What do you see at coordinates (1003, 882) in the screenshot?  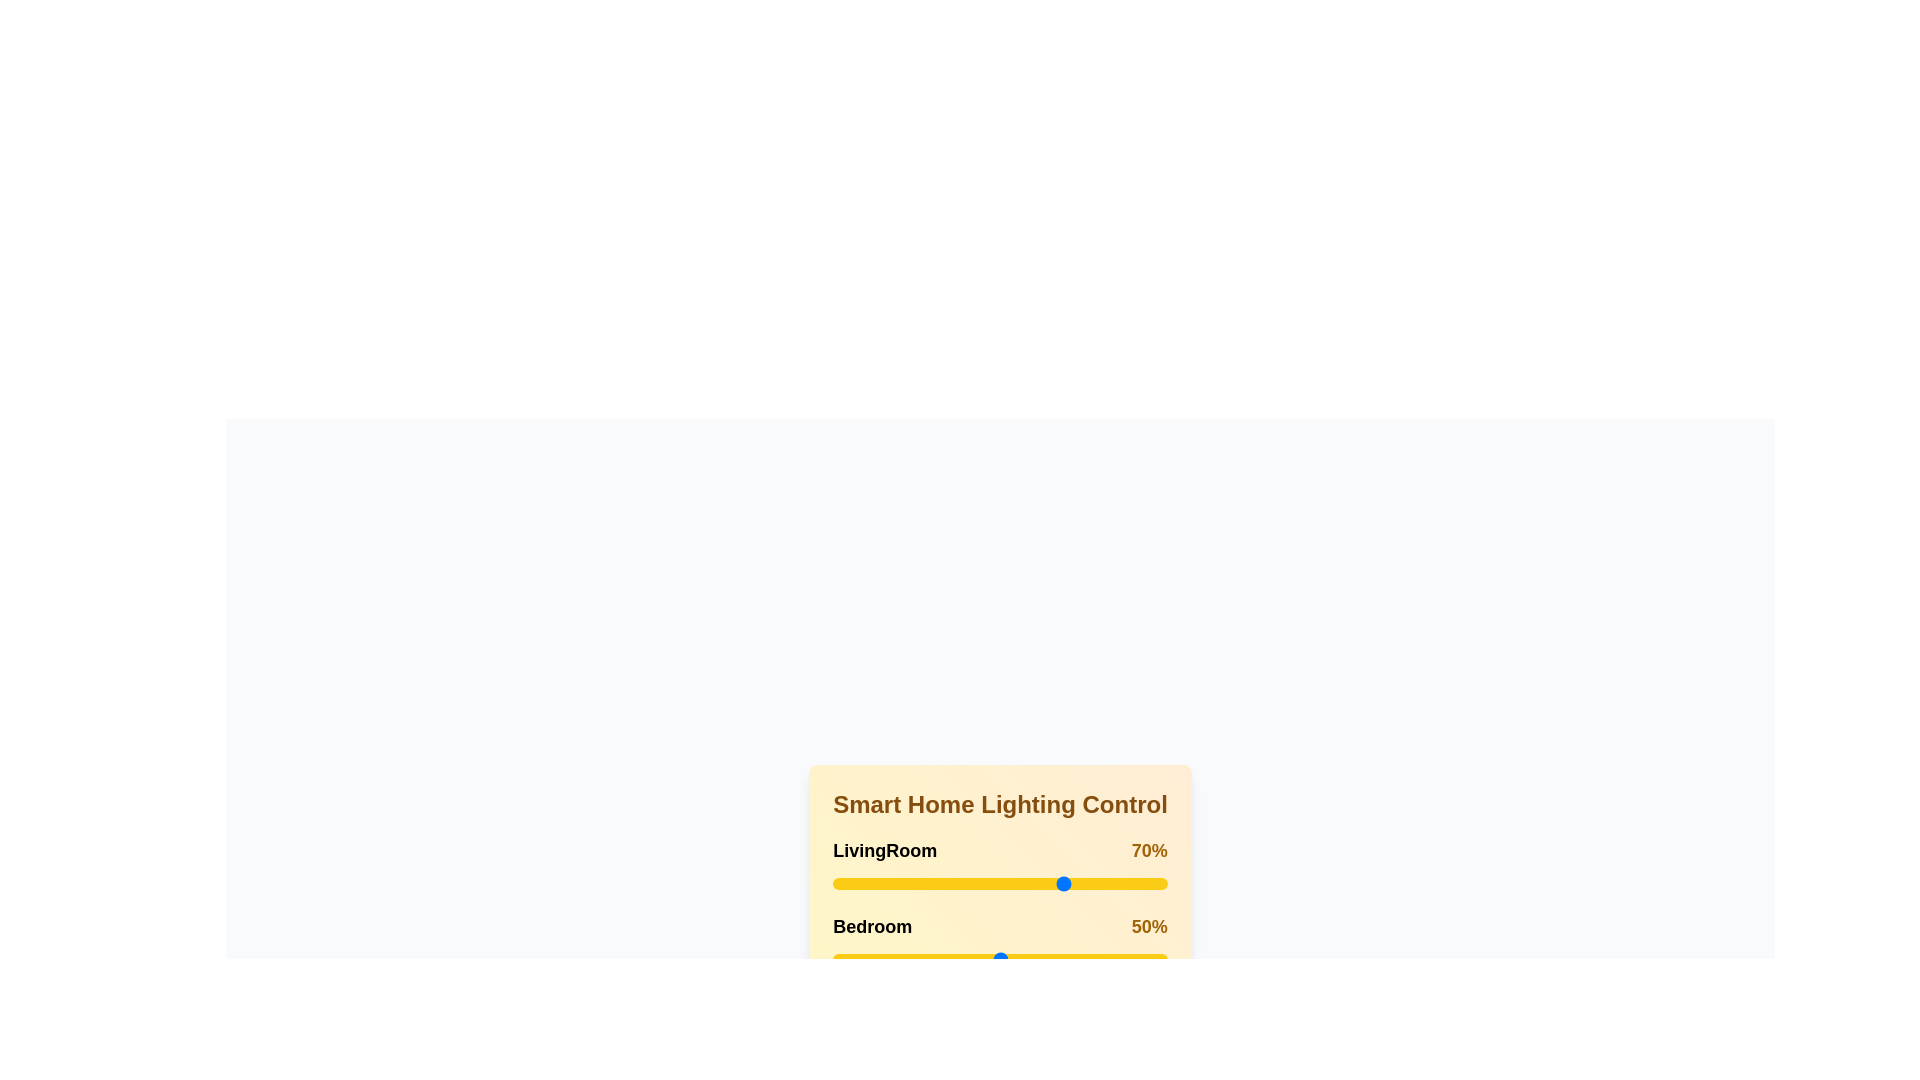 I see `the Living Room lighting level` at bounding box center [1003, 882].